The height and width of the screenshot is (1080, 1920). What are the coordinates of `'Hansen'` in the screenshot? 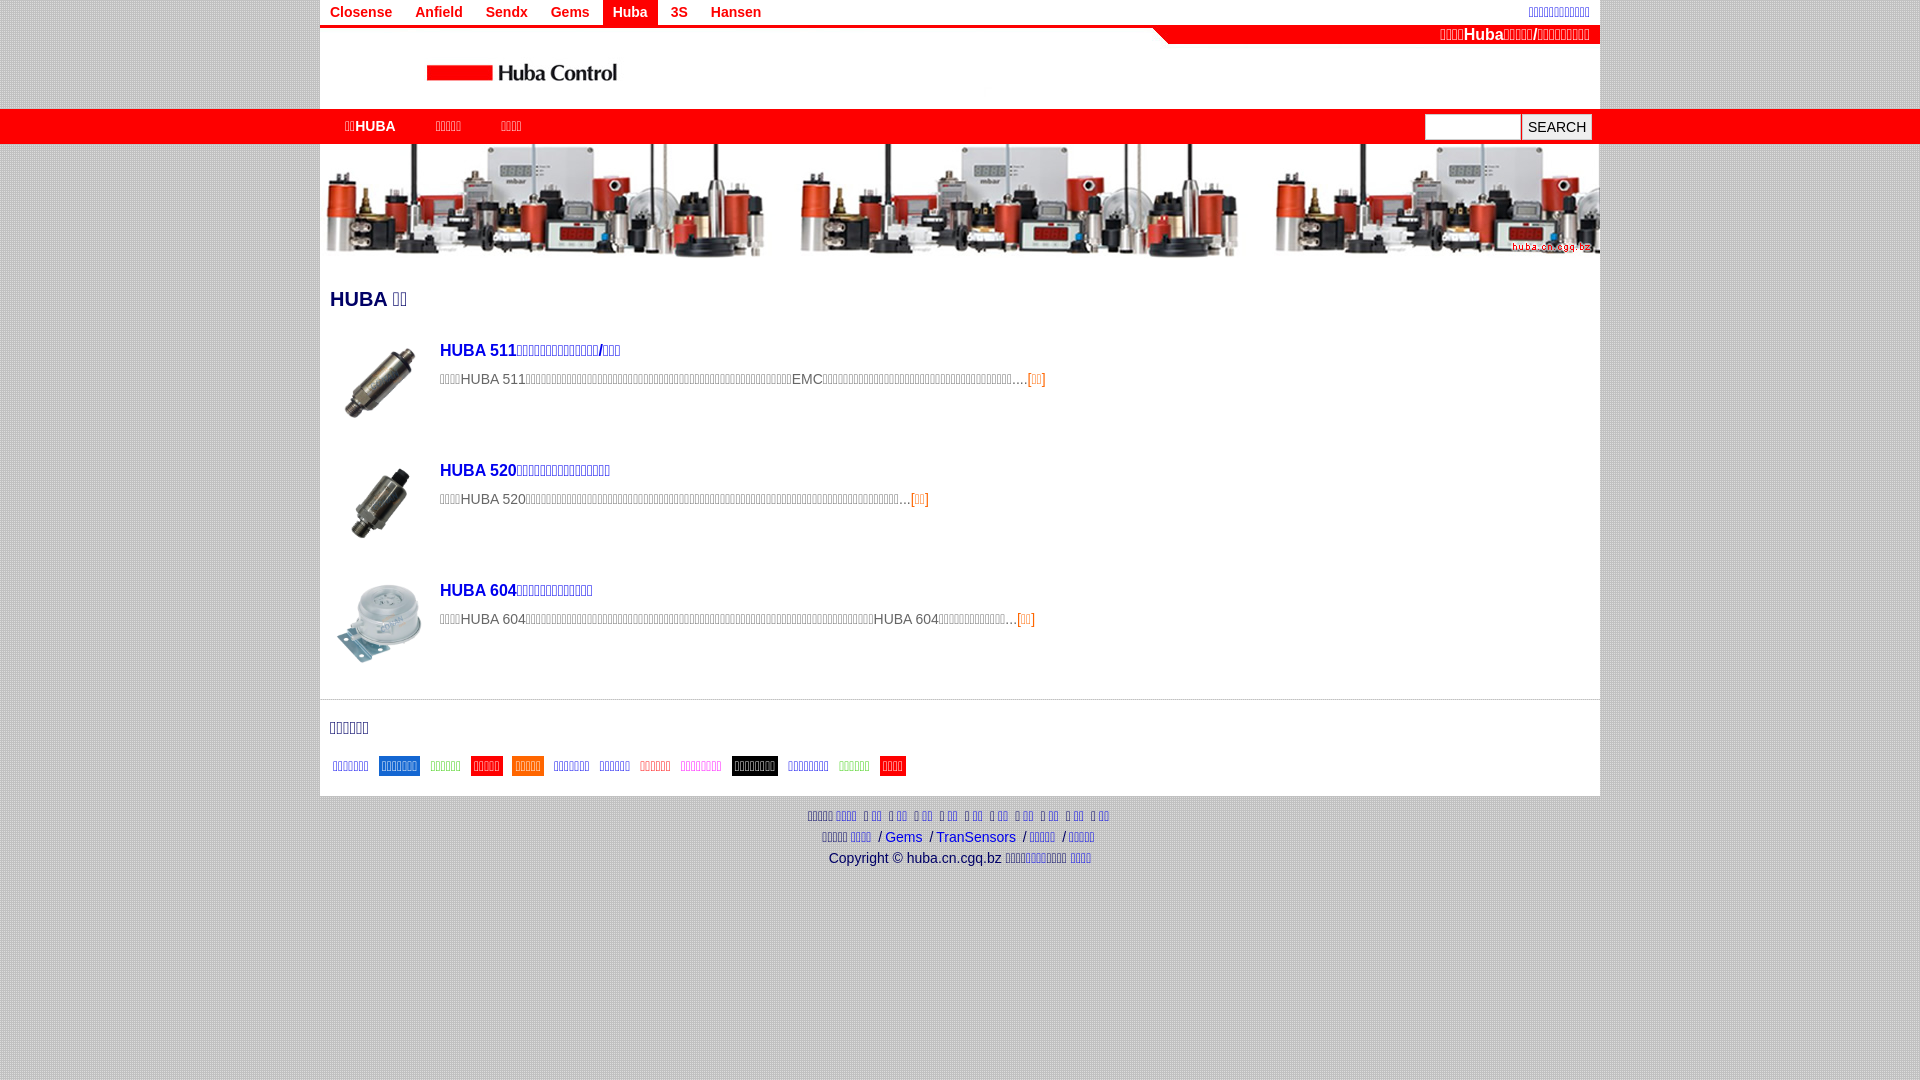 It's located at (700, 12).